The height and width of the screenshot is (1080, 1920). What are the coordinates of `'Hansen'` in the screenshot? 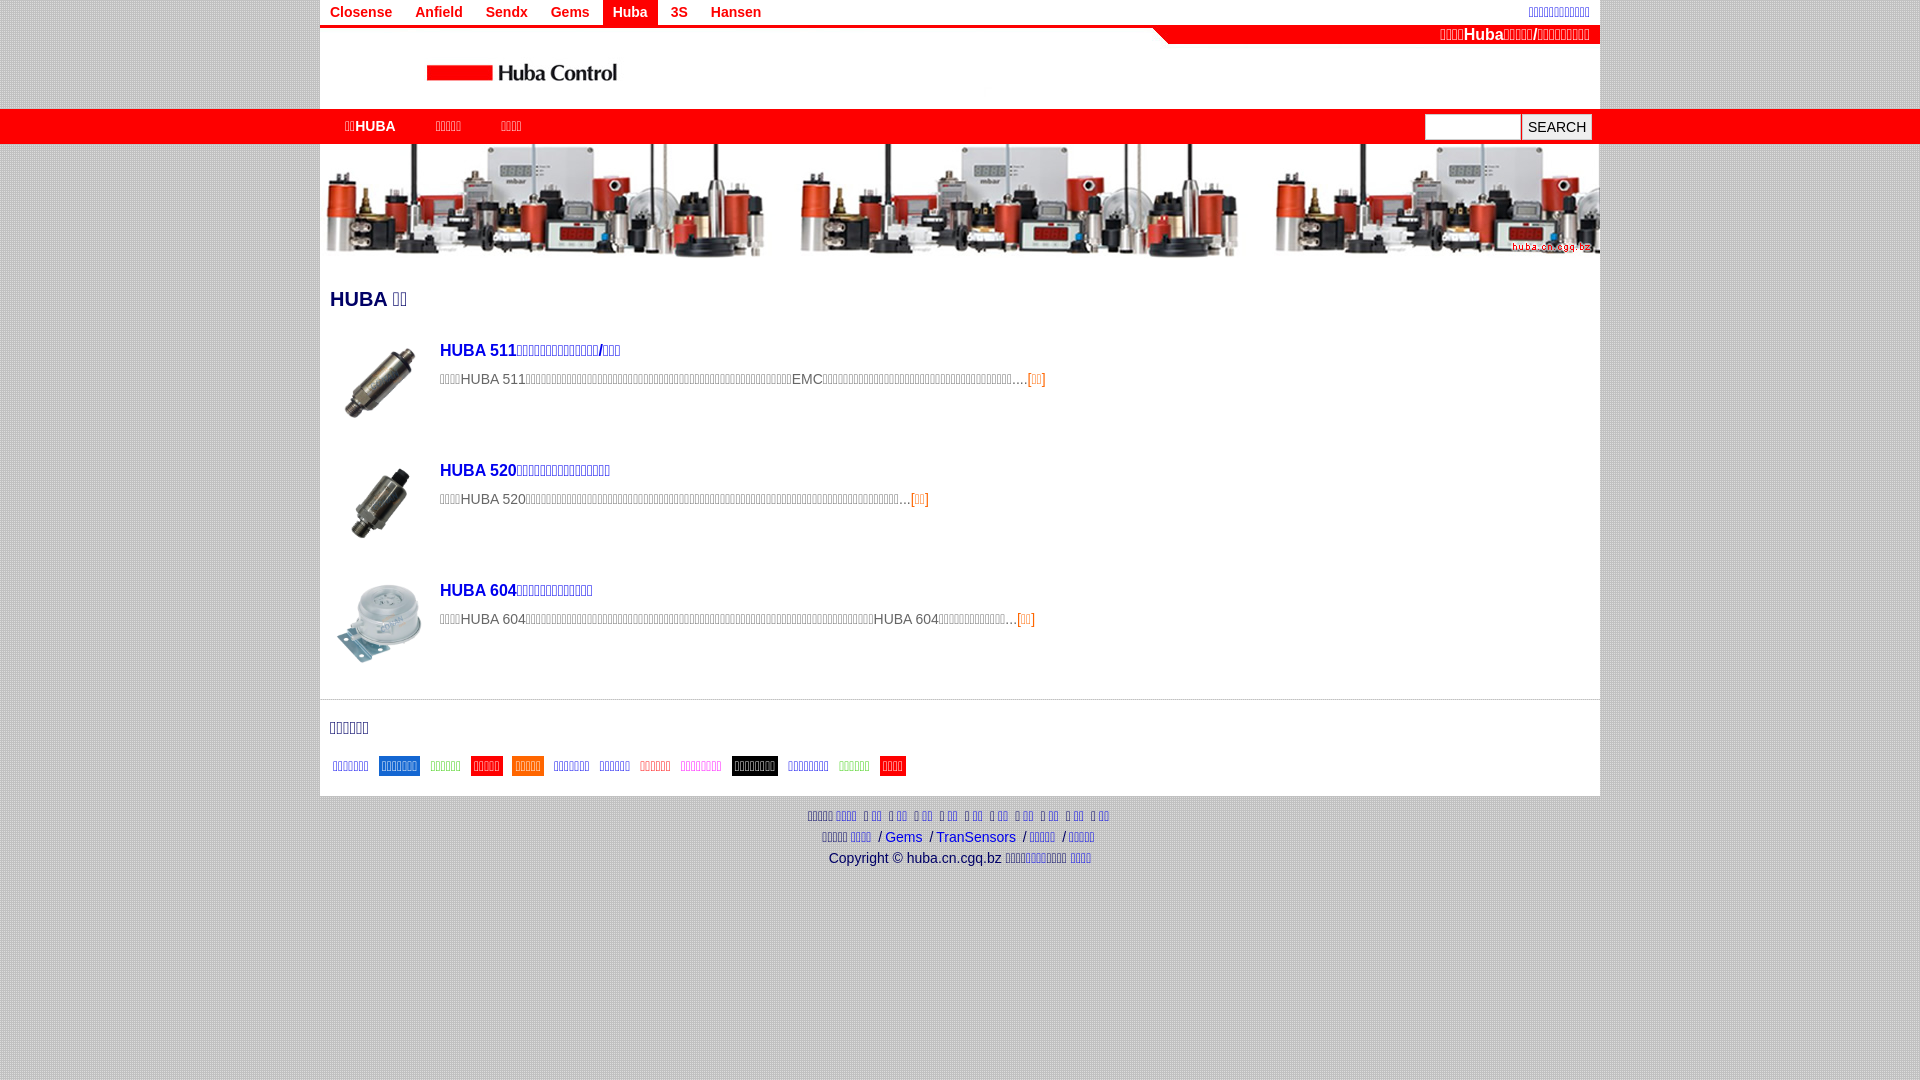 It's located at (700, 12).